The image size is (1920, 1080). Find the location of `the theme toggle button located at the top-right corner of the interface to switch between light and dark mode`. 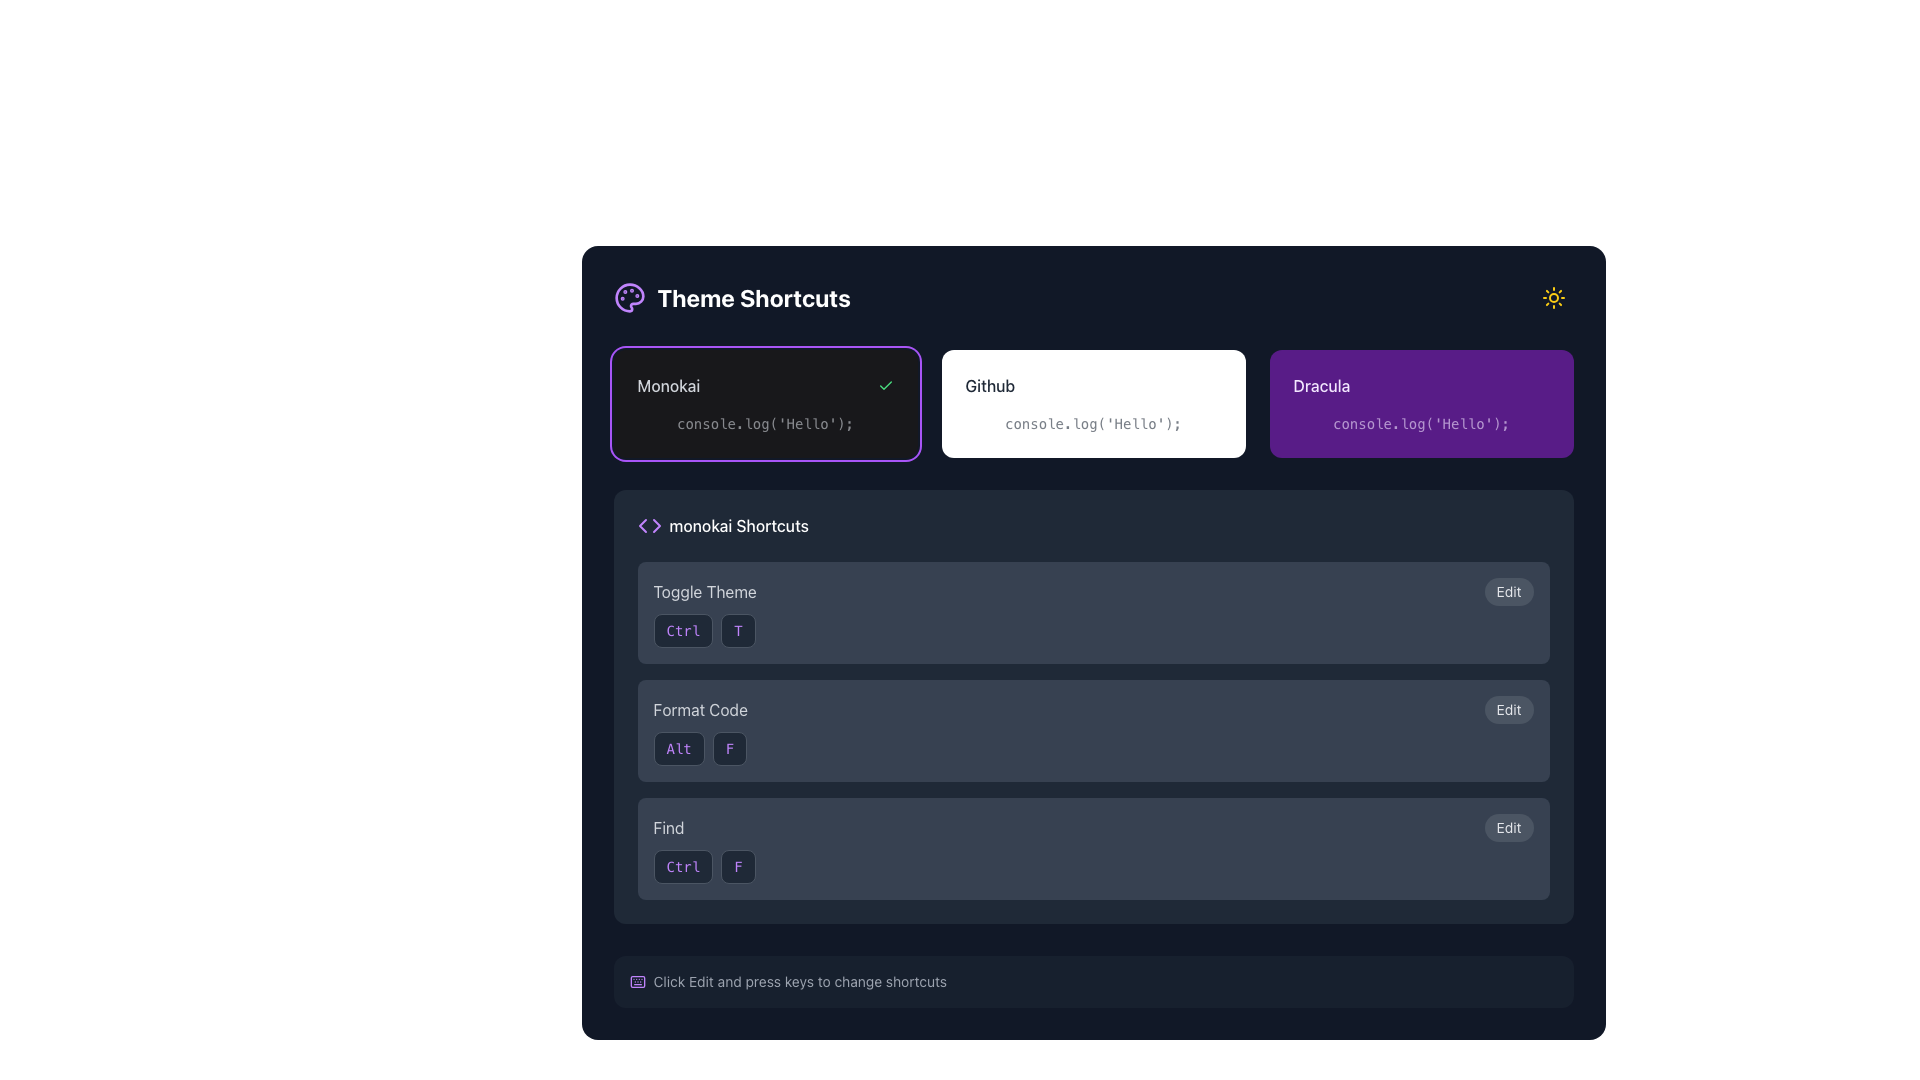

the theme toggle button located at the top-right corner of the interface to switch between light and dark mode is located at coordinates (1552, 297).